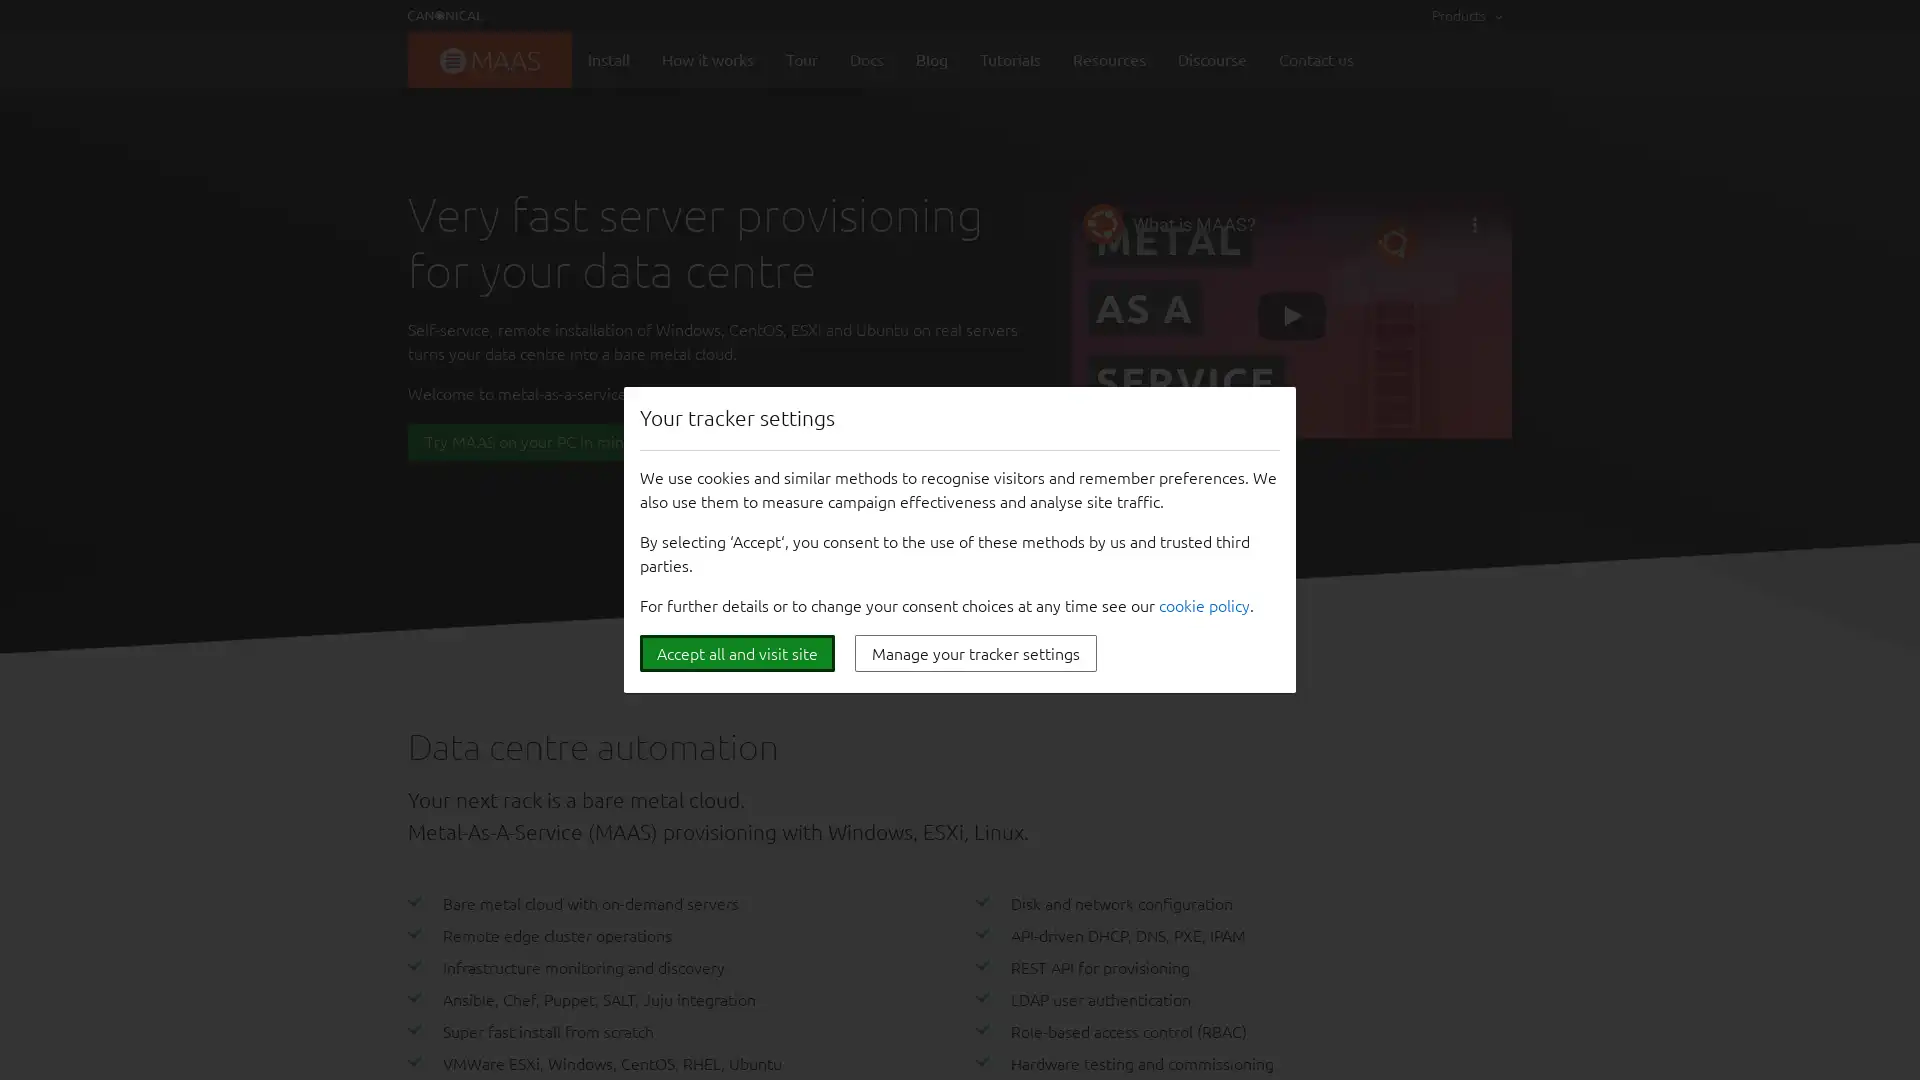 The height and width of the screenshot is (1080, 1920). What do you see at coordinates (736, 653) in the screenshot?
I see `Accept all and visit site` at bounding box center [736, 653].